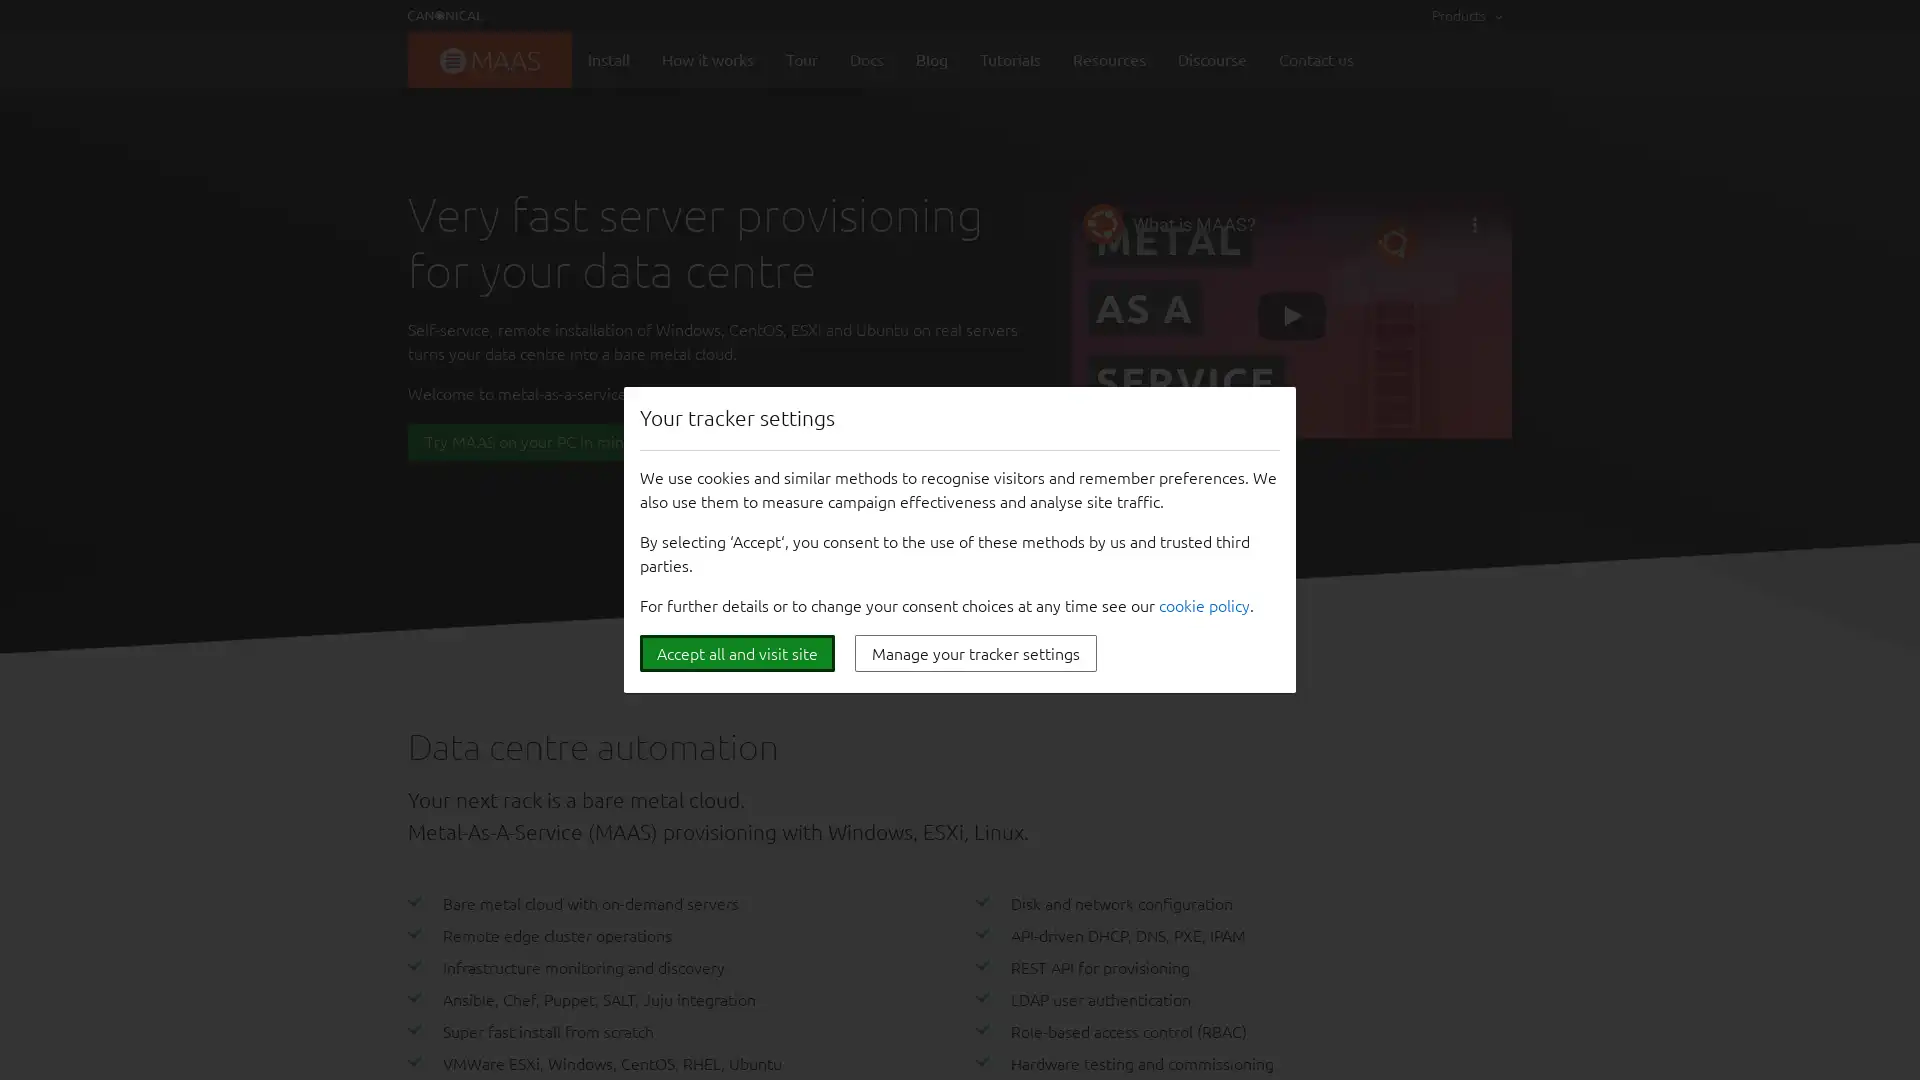 The height and width of the screenshot is (1080, 1920). What do you see at coordinates (736, 653) in the screenshot?
I see `Accept all and visit site` at bounding box center [736, 653].